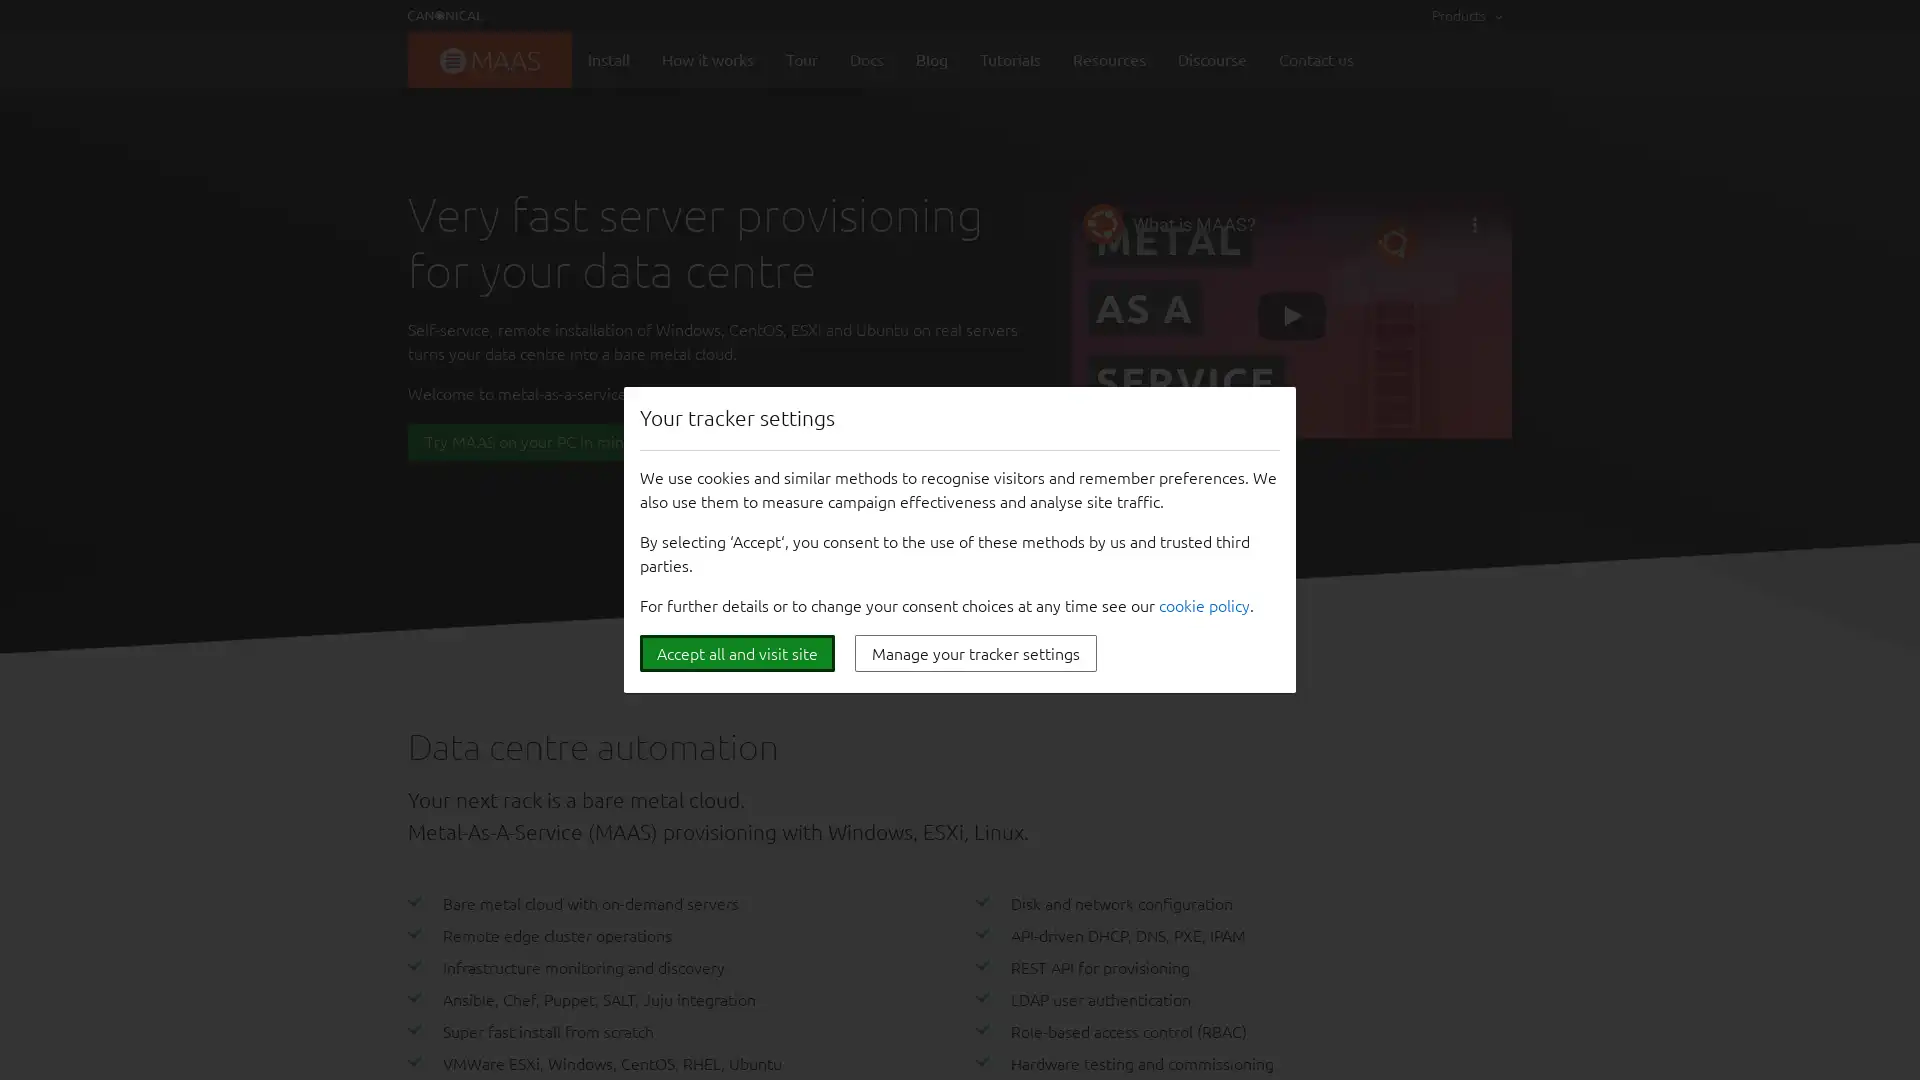 The height and width of the screenshot is (1080, 1920). What do you see at coordinates (736, 653) in the screenshot?
I see `Accept all and visit site` at bounding box center [736, 653].